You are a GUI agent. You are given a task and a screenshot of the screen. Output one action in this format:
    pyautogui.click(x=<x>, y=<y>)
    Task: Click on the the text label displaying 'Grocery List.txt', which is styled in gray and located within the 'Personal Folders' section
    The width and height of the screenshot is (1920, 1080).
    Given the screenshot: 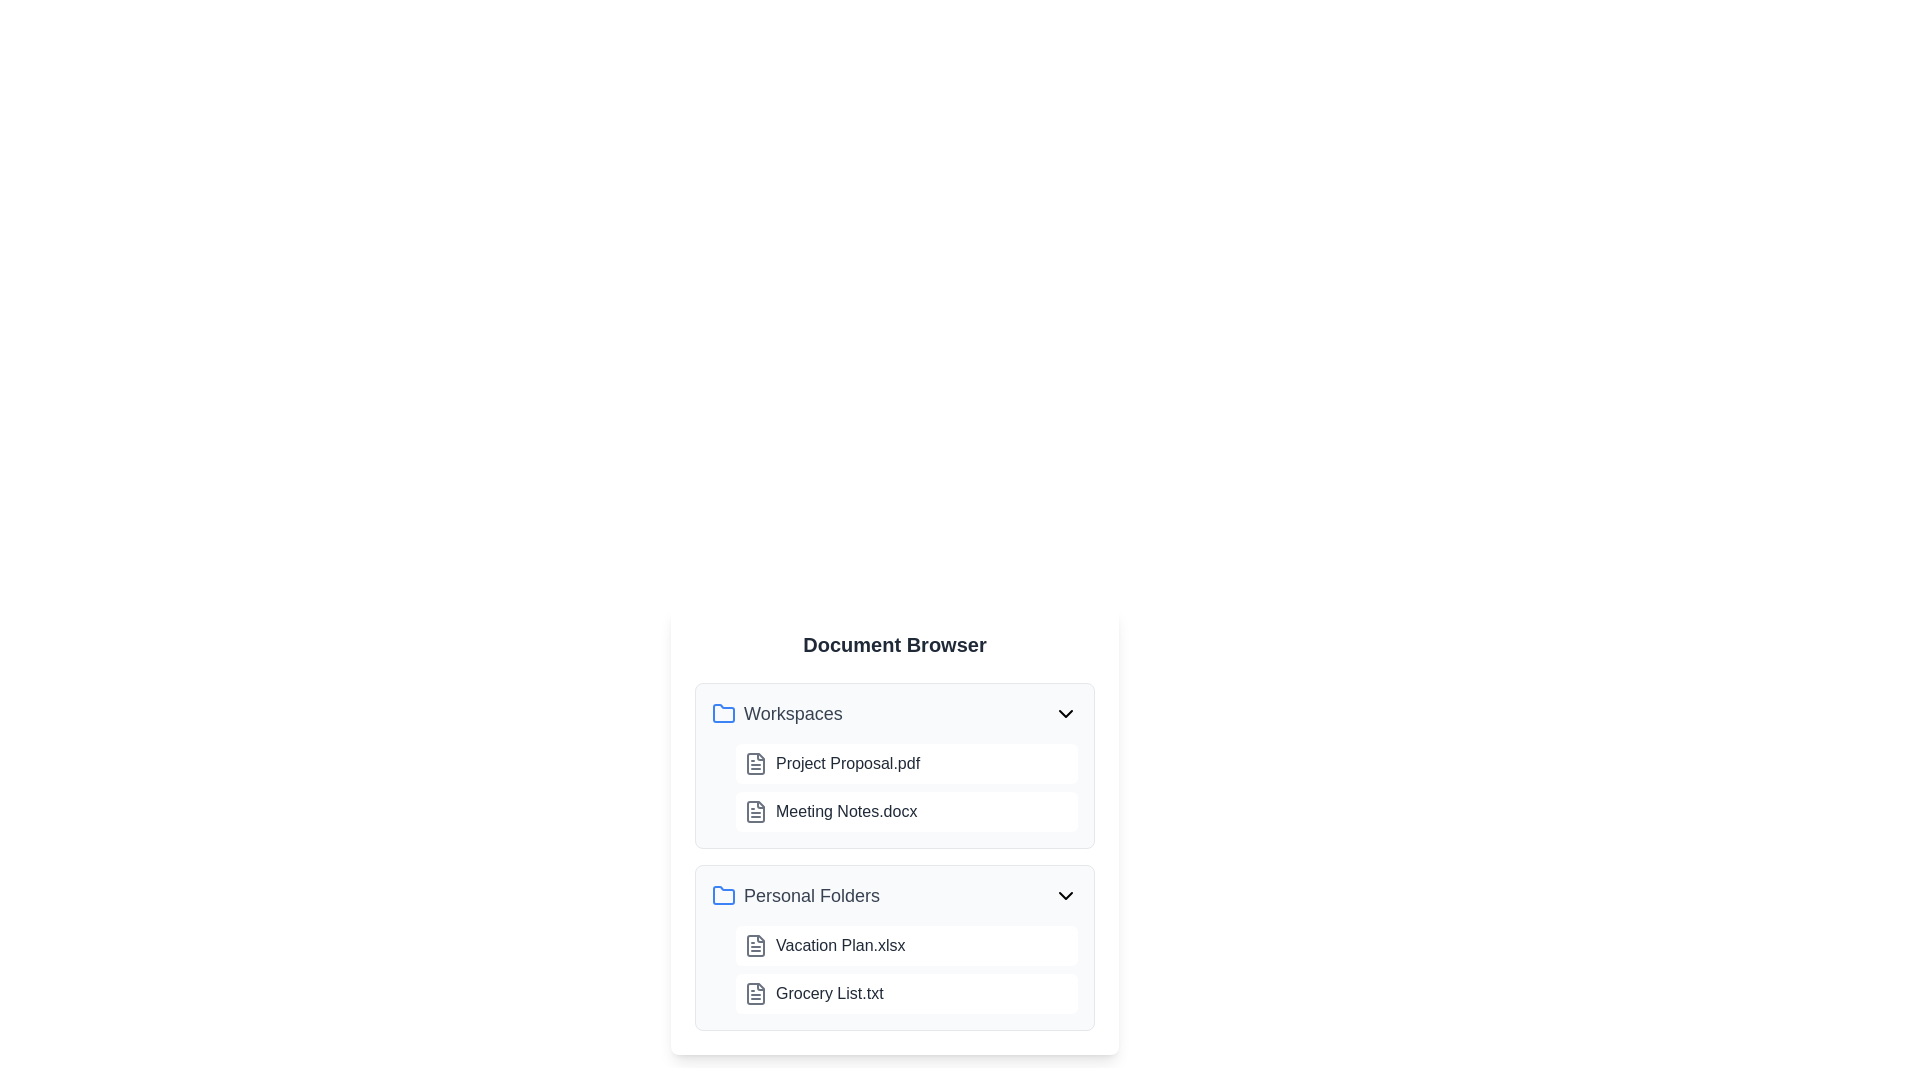 What is the action you would take?
    pyautogui.click(x=829, y=994)
    